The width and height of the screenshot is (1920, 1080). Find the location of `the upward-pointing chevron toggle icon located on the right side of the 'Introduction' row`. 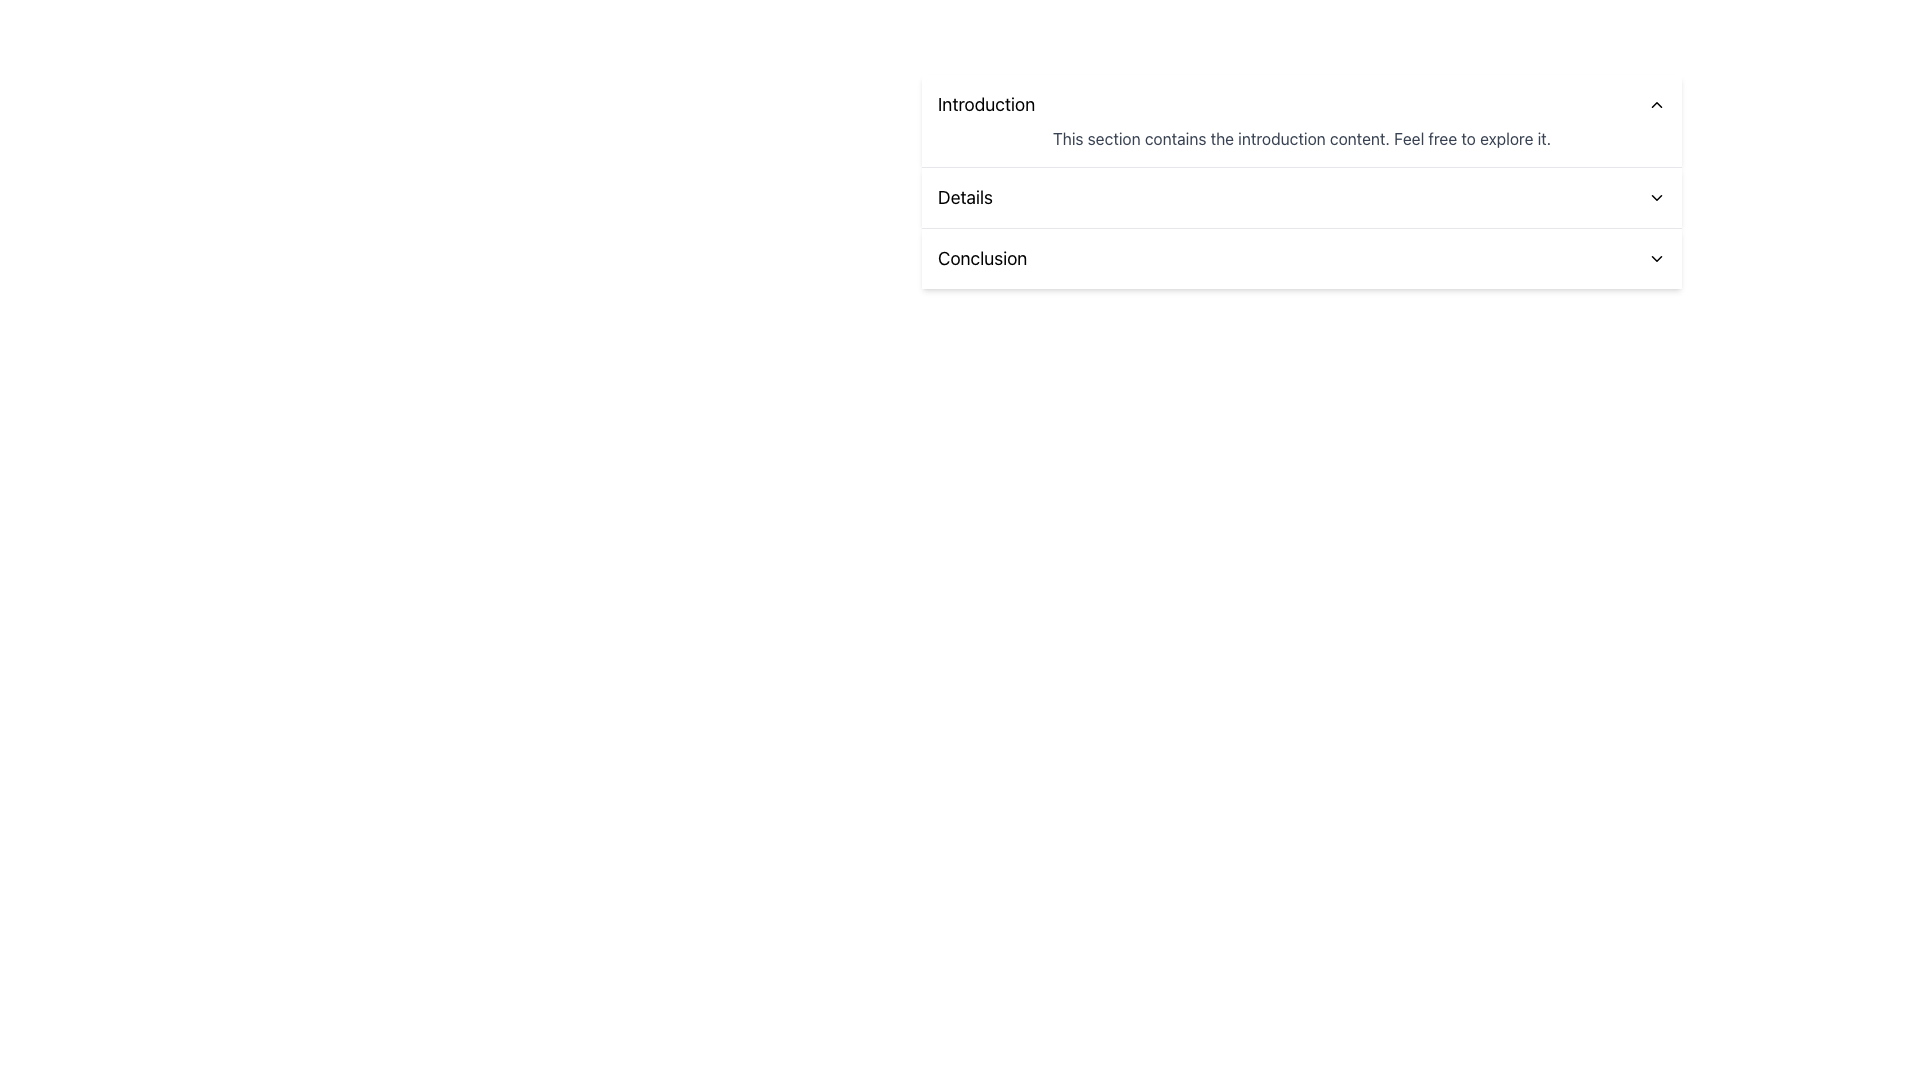

the upward-pointing chevron toggle icon located on the right side of the 'Introduction' row is located at coordinates (1656, 104).